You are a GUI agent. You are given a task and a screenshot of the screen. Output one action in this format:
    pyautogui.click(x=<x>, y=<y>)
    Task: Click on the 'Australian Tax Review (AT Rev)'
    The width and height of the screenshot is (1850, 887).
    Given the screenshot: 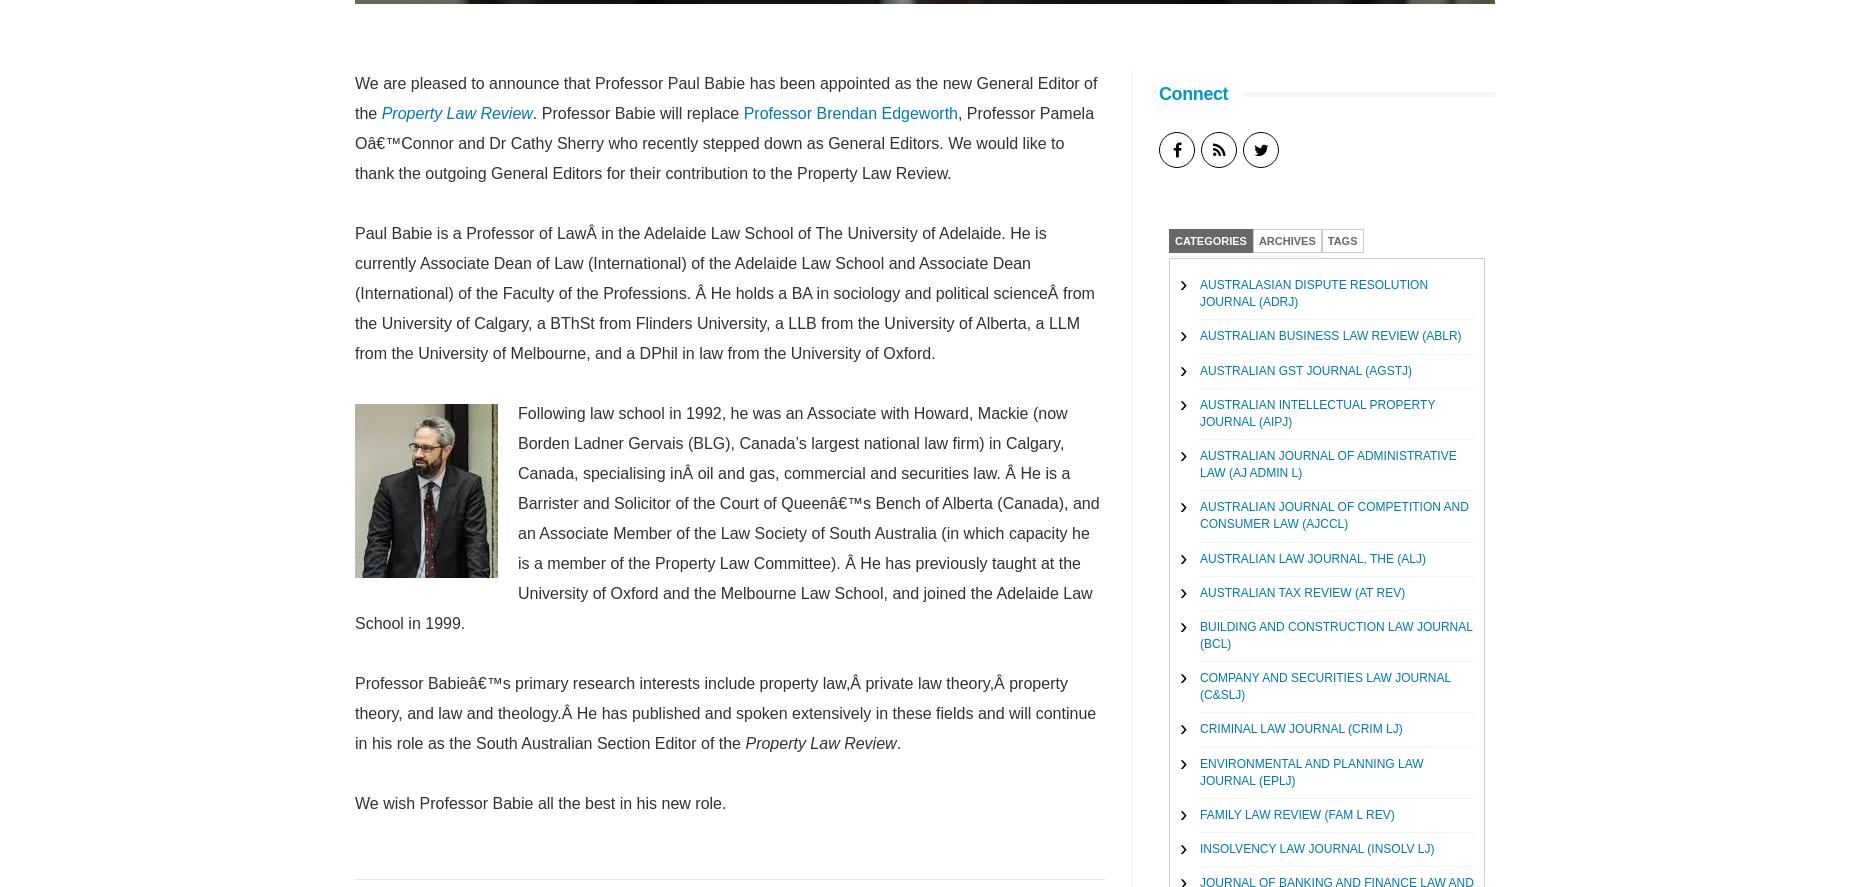 What is the action you would take?
    pyautogui.click(x=1301, y=590)
    